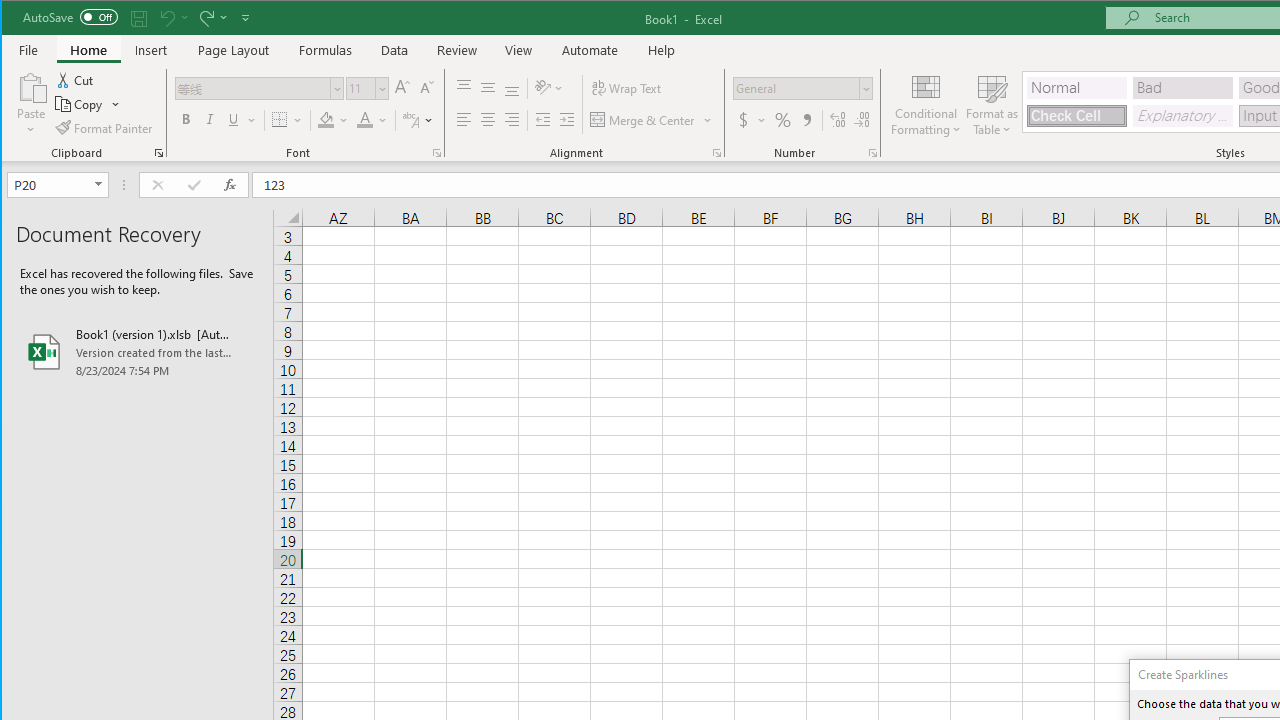 Image resolution: width=1280 pixels, height=720 pixels. What do you see at coordinates (992, 104) in the screenshot?
I see `'Format as Table'` at bounding box center [992, 104].